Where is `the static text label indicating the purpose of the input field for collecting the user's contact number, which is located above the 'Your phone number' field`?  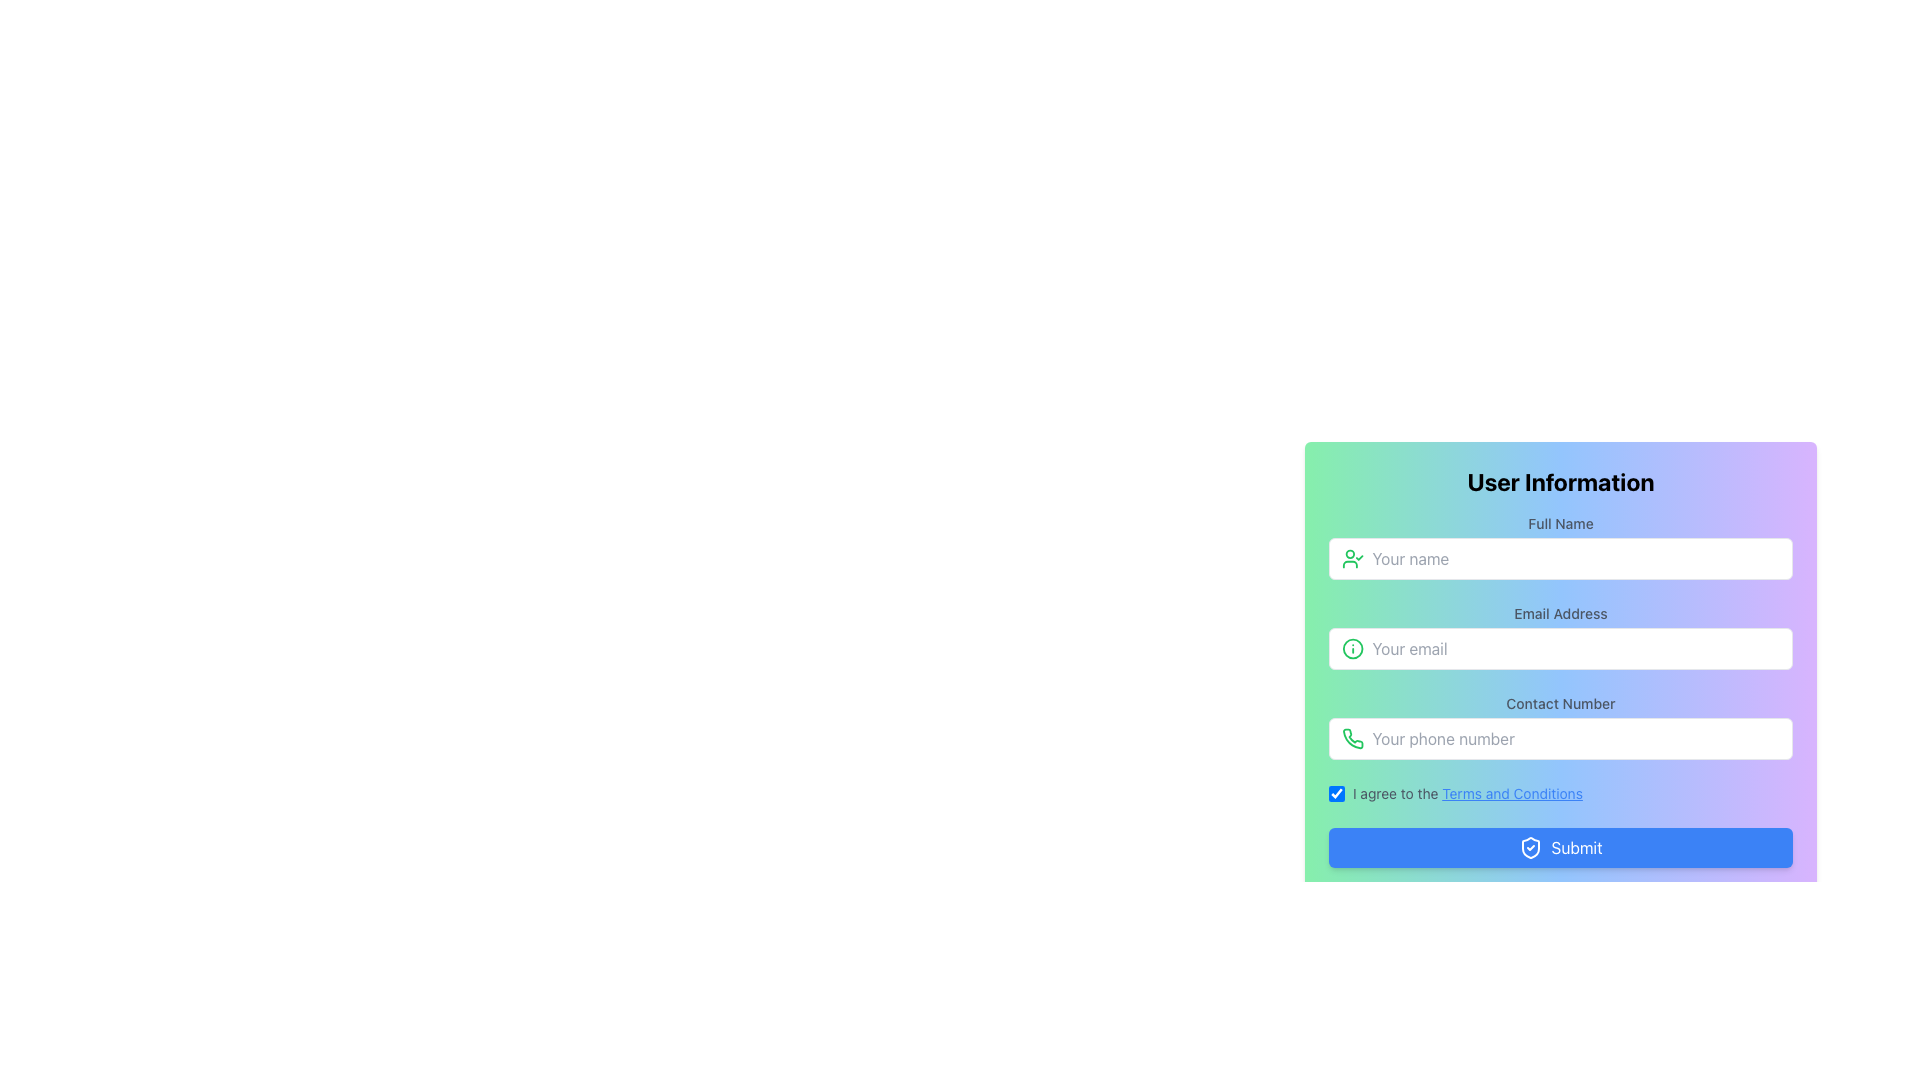 the static text label indicating the purpose of the input field for collecting the user's contact number, which is located above the 'Your phone number' field is located at coordinates (1559, 703).